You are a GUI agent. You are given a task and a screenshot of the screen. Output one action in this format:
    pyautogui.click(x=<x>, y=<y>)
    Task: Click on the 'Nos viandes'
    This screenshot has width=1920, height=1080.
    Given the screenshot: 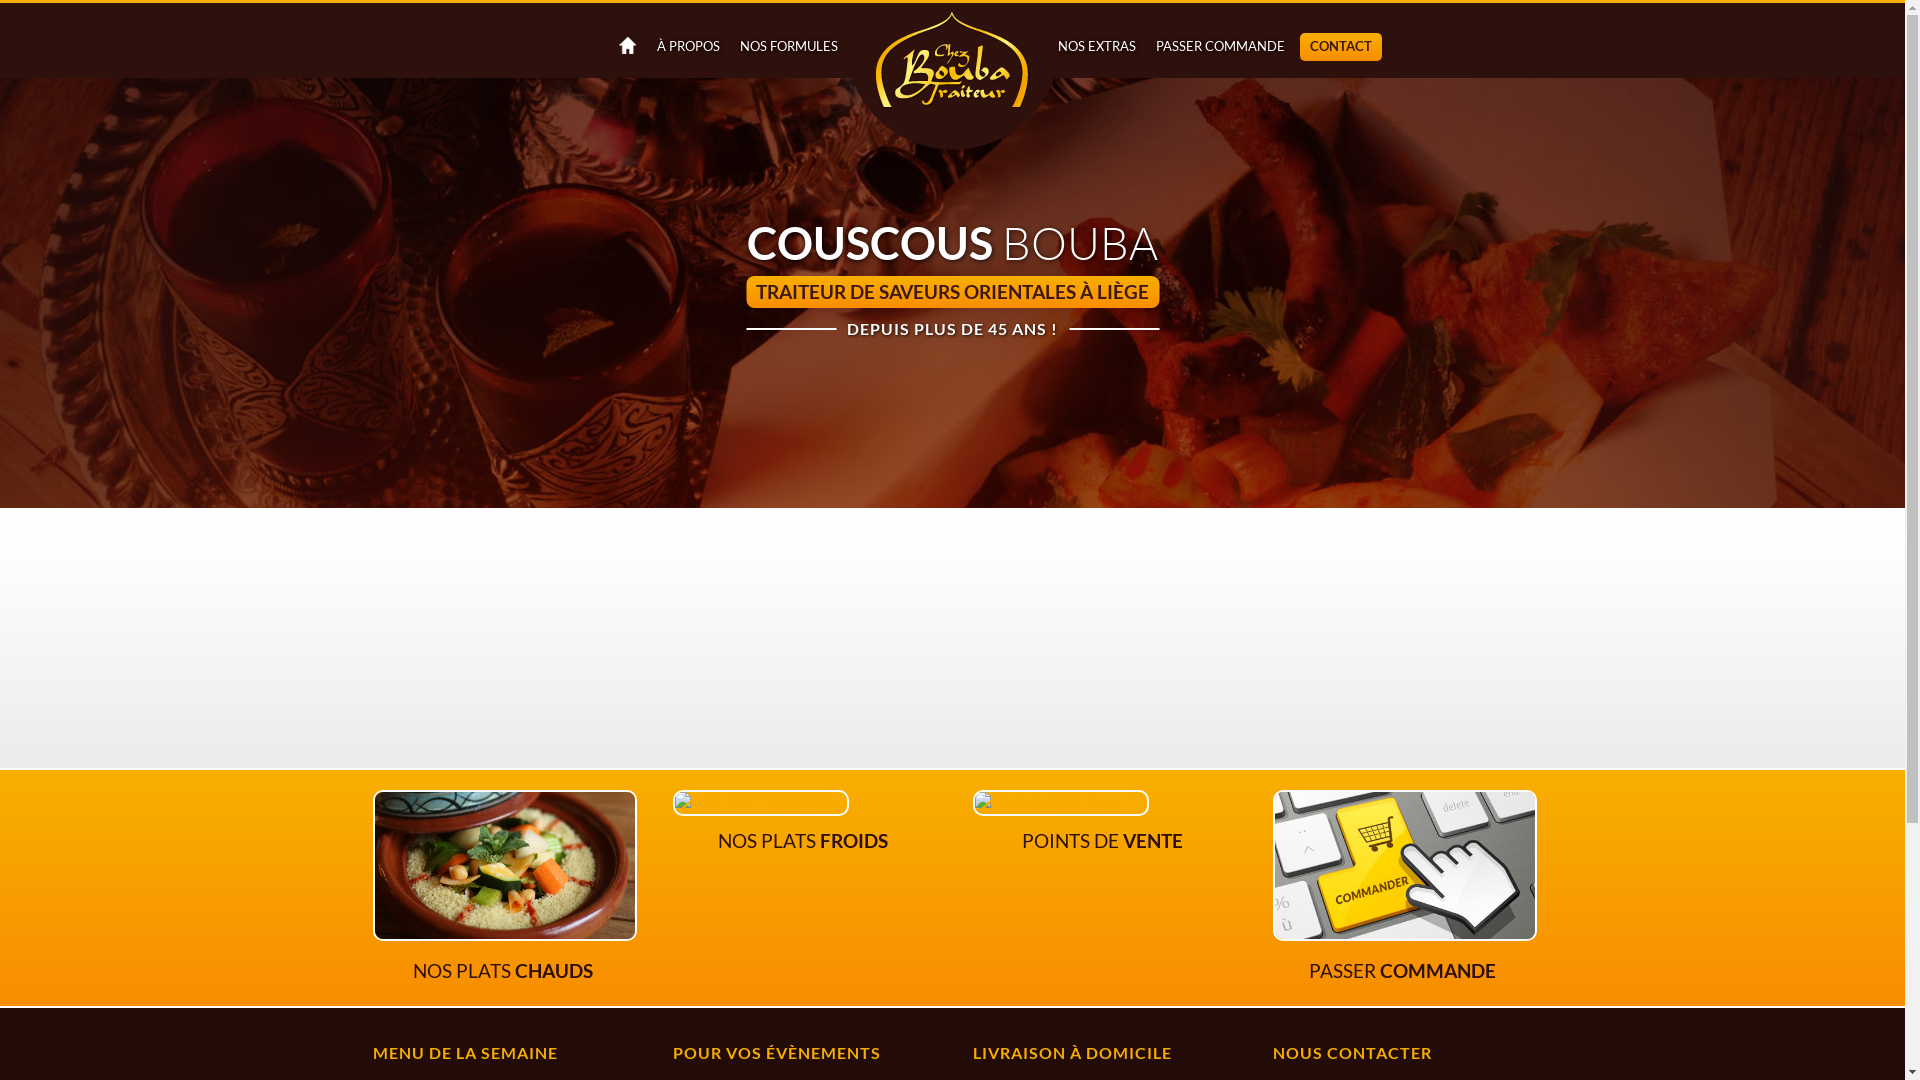 What is the action you would take?
    pyautogui.click(x=672, y=801)
    